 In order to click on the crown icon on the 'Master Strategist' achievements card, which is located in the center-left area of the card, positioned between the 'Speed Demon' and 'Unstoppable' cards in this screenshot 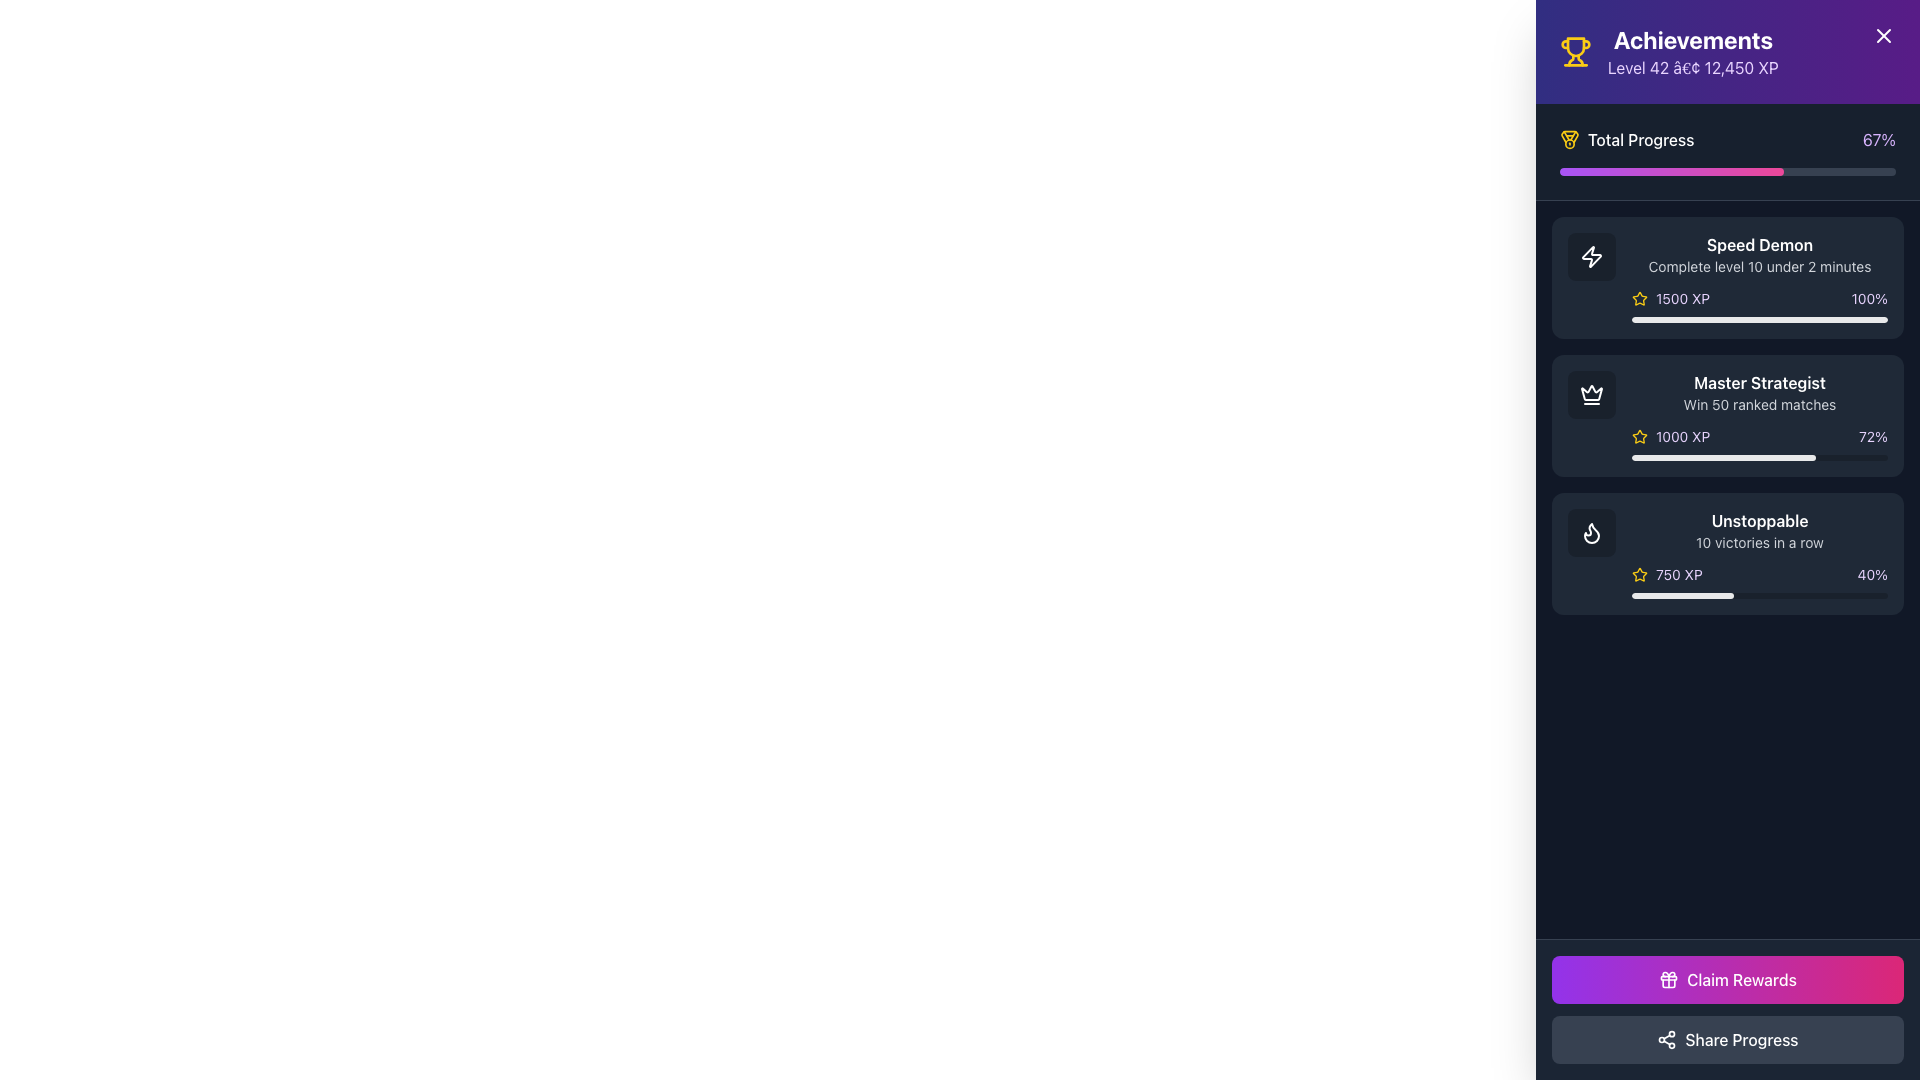, I will do `click(1591, 393)`.